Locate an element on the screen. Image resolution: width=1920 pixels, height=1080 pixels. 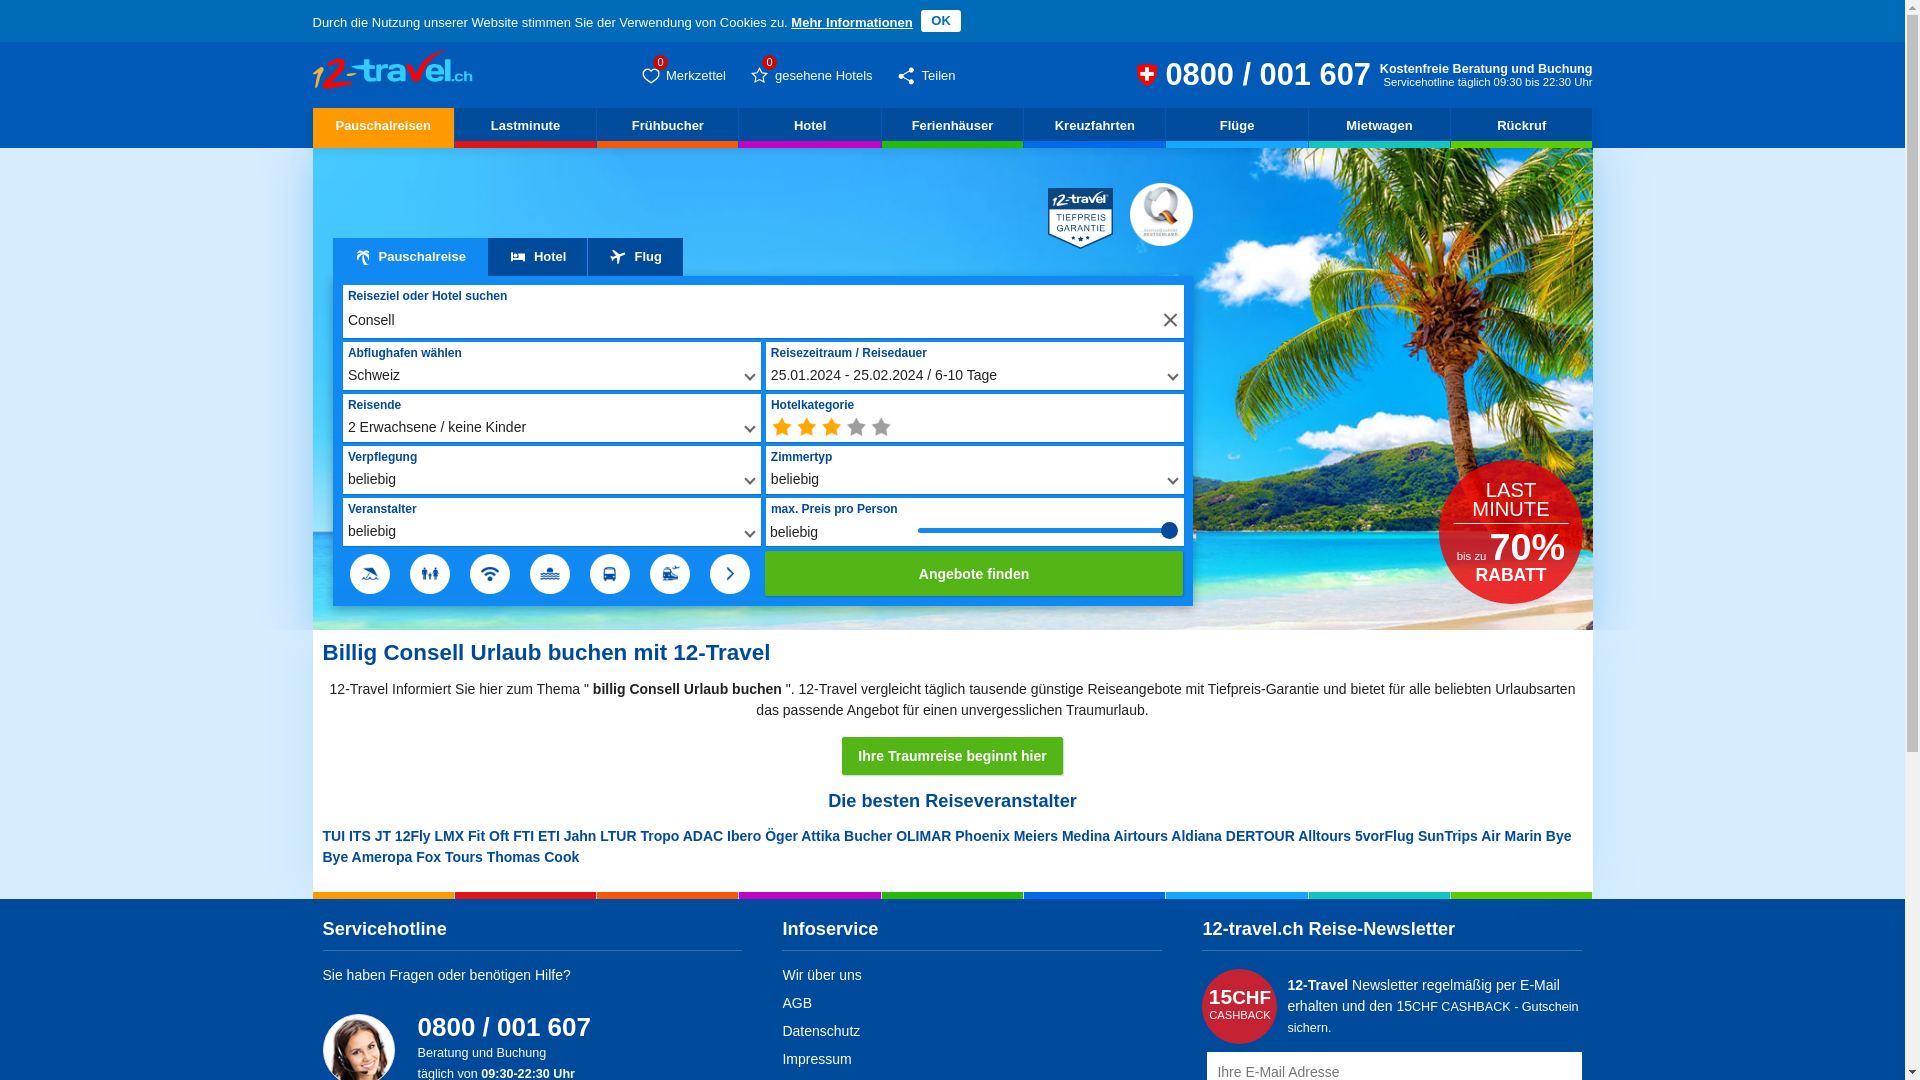
'Fox Tours' is located at coordinates (448, 855).